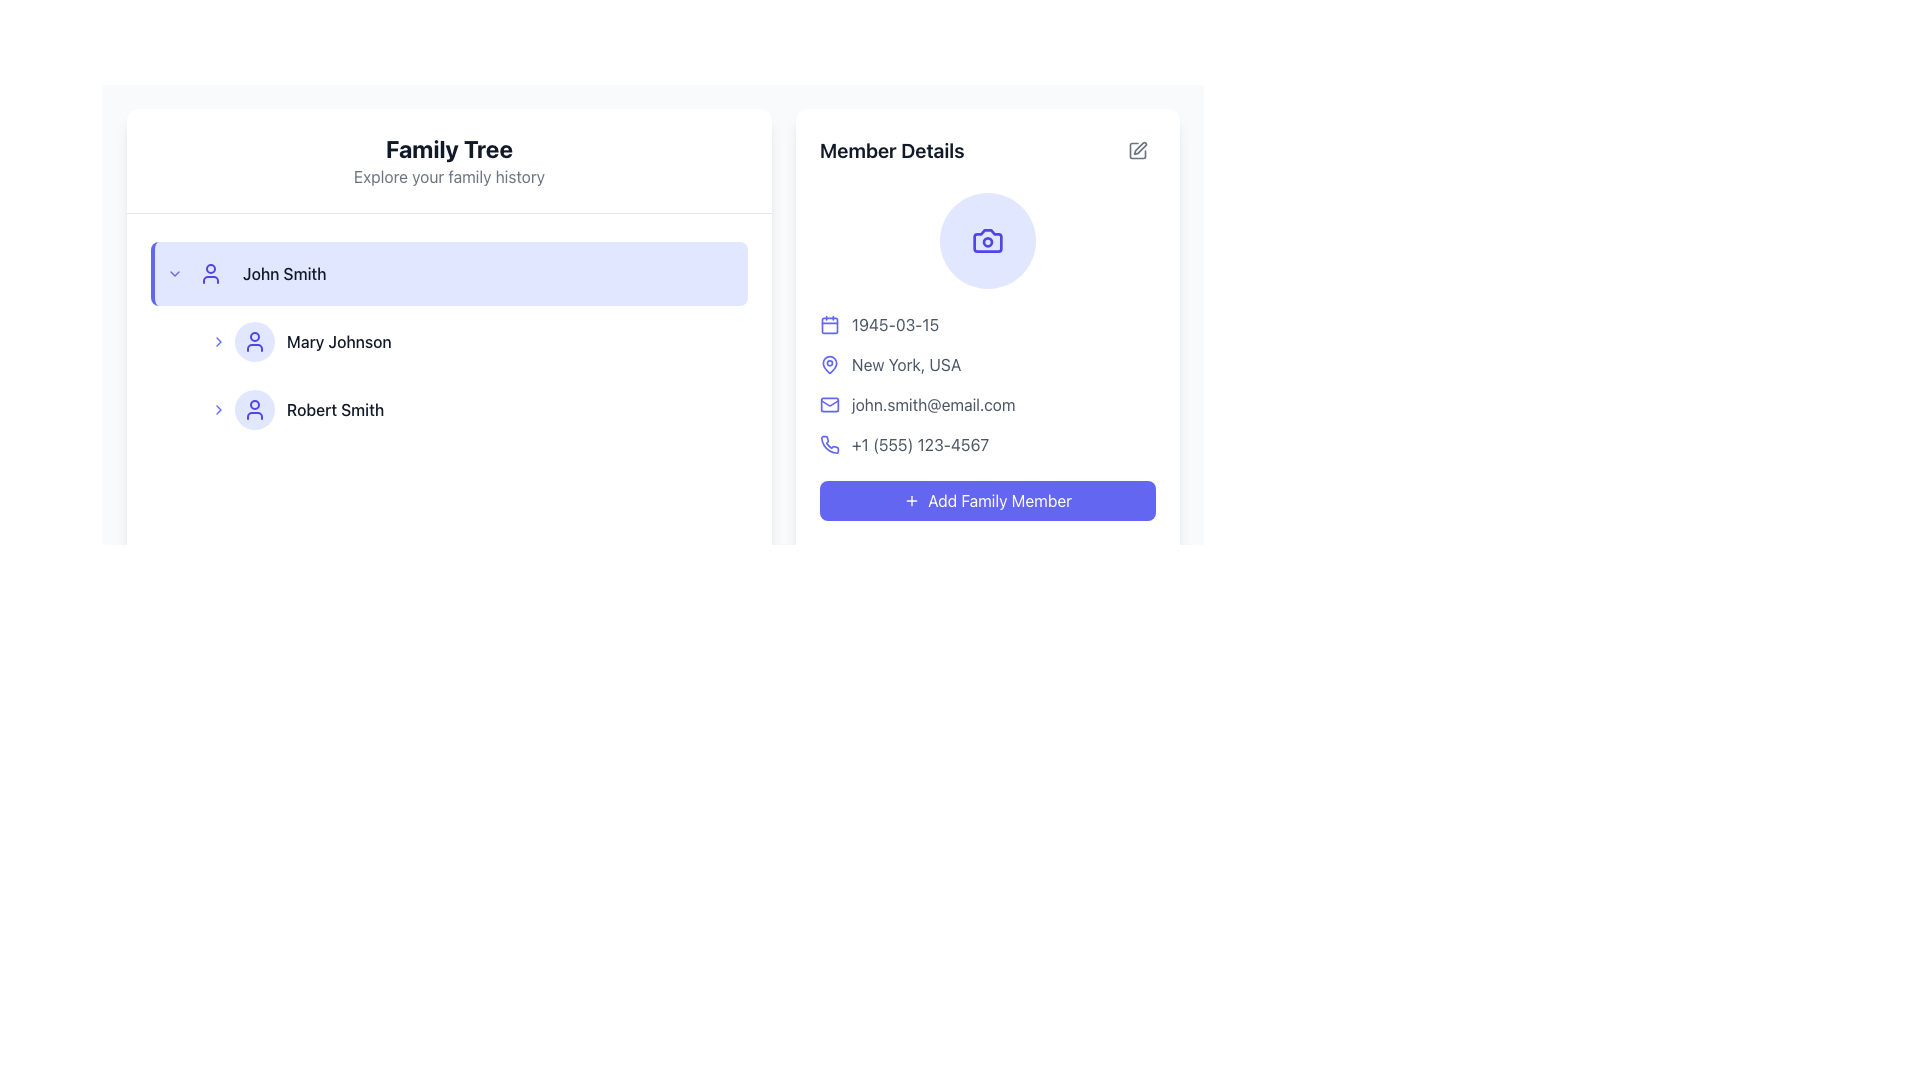 The width and height of the screenshot is (1920, 1080). What do you see at coordinates (211, 273) in the screenshot?
I see `the indigo user icon representing 'John Smith' in the 'Family Tree' sidebar list` at bounding box center [211, 273].